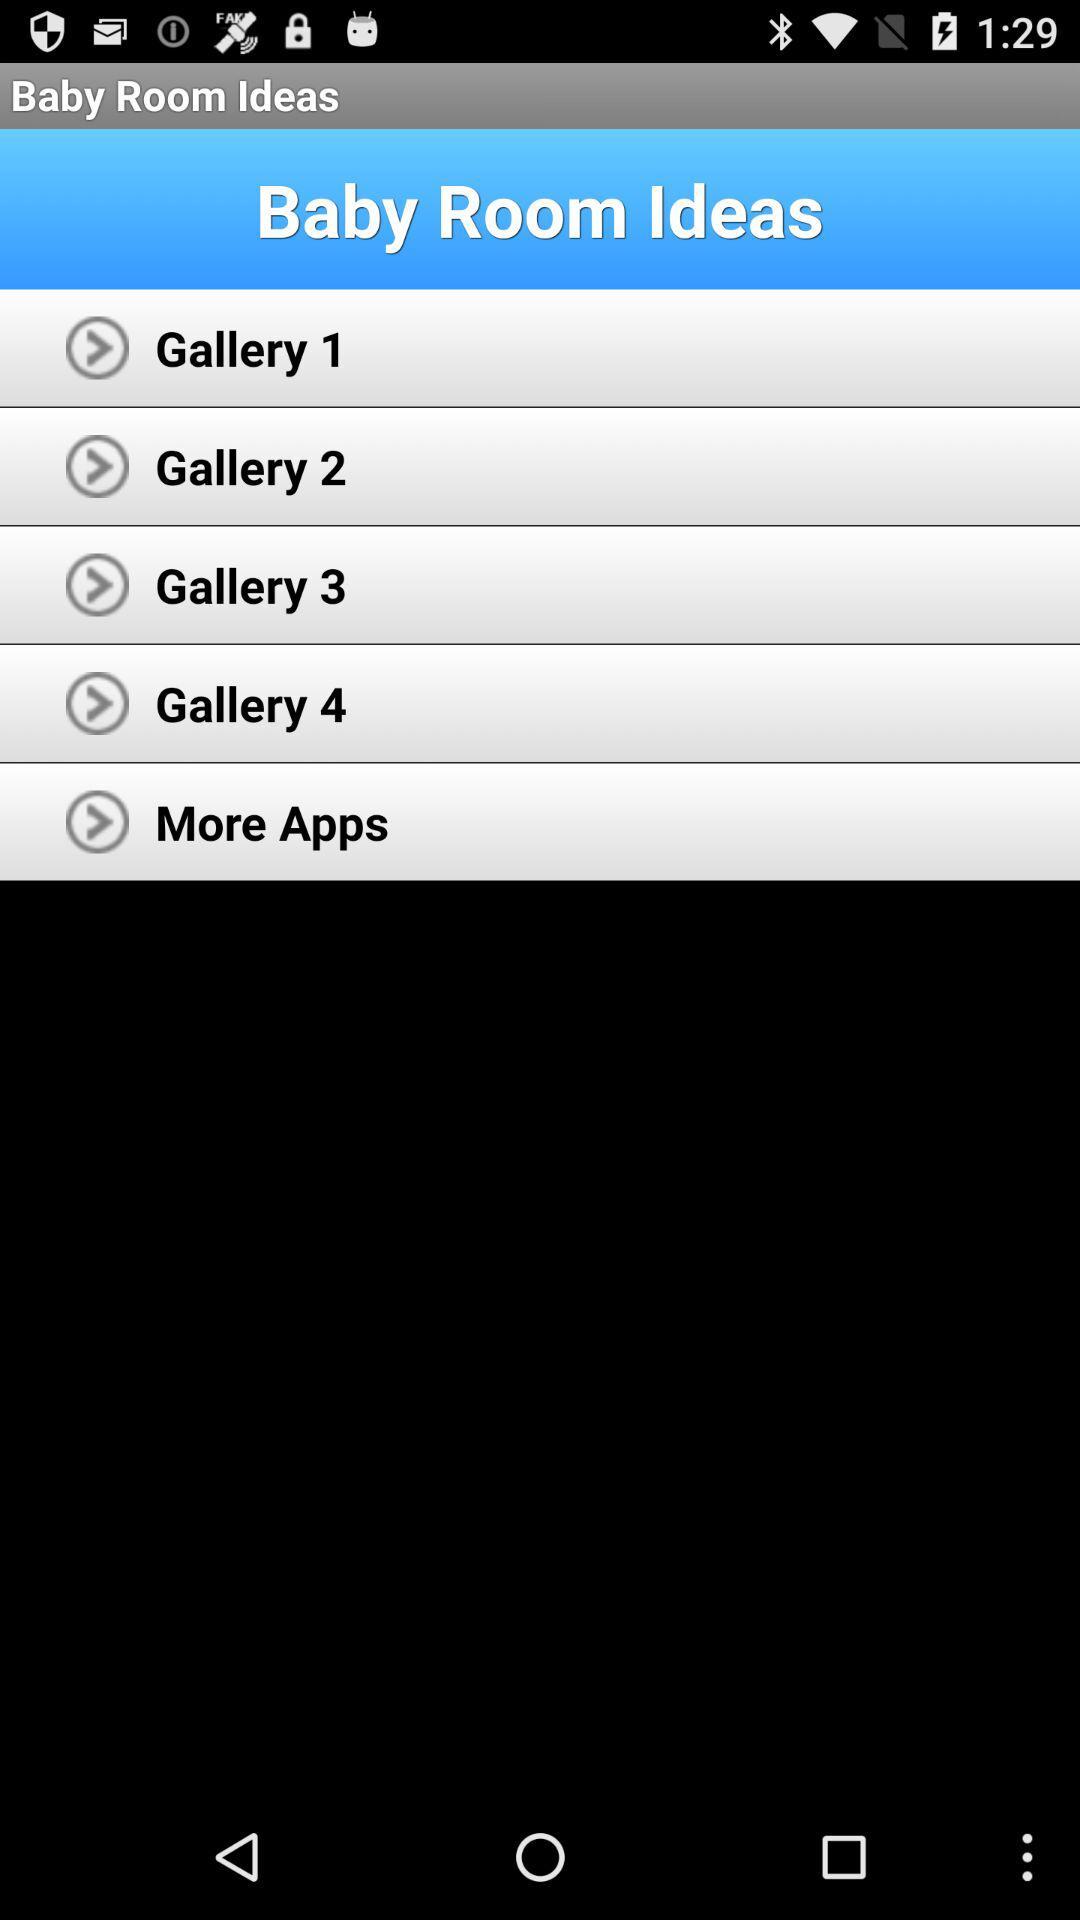 Image resolution: width=1080 pixels, height=1920 pixels. I want to click on icon below gallery 2 icon, so click(250, 584).